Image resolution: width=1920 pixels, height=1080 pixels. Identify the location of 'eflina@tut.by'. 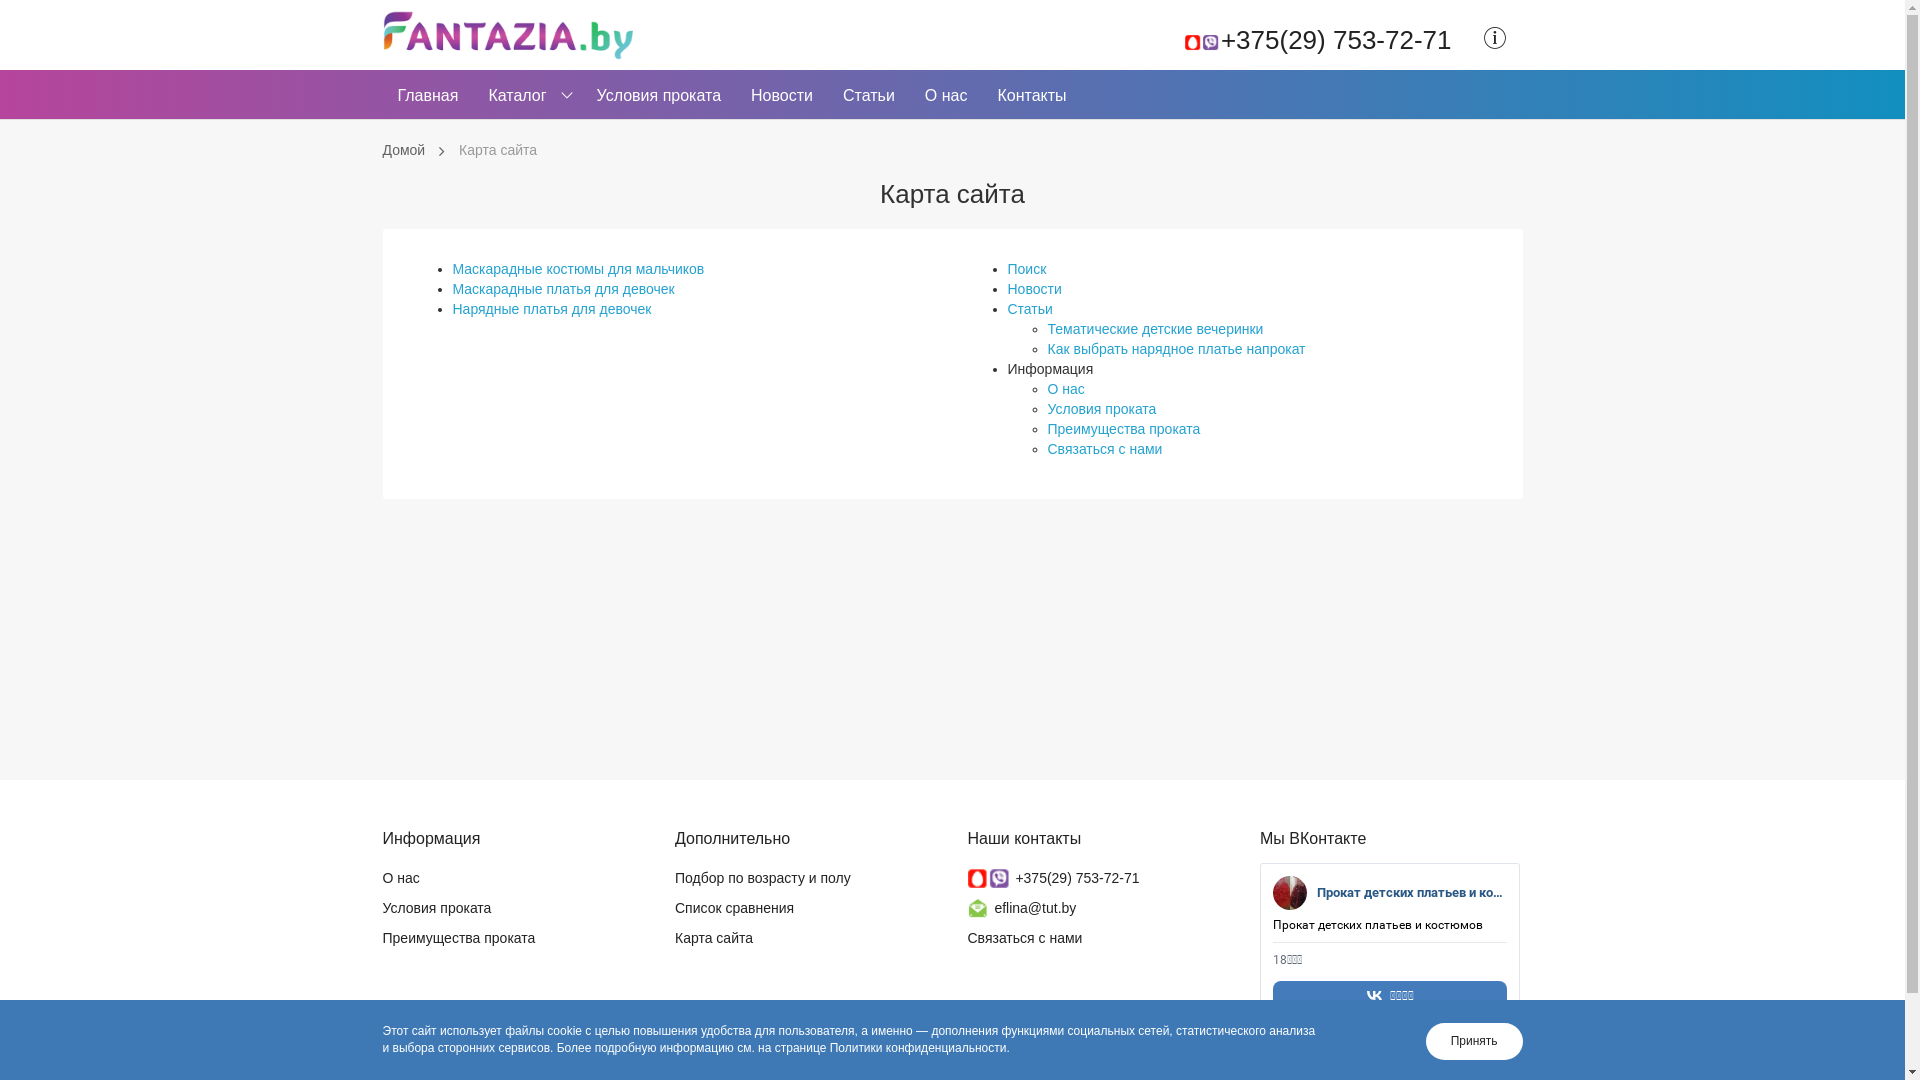
(1022, 907).